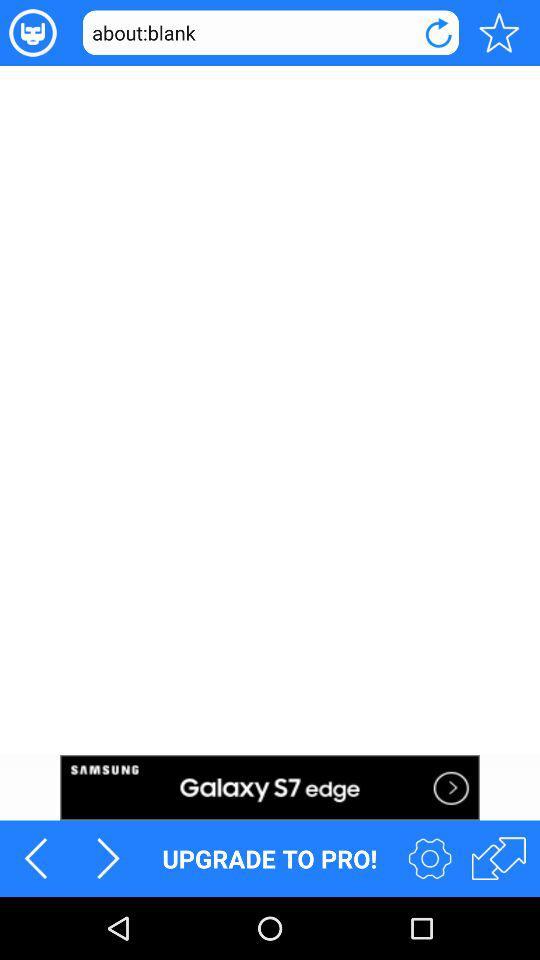  Describe the element at coordinates (498, 34) in the screenshot. I see `the star icon` at that location.